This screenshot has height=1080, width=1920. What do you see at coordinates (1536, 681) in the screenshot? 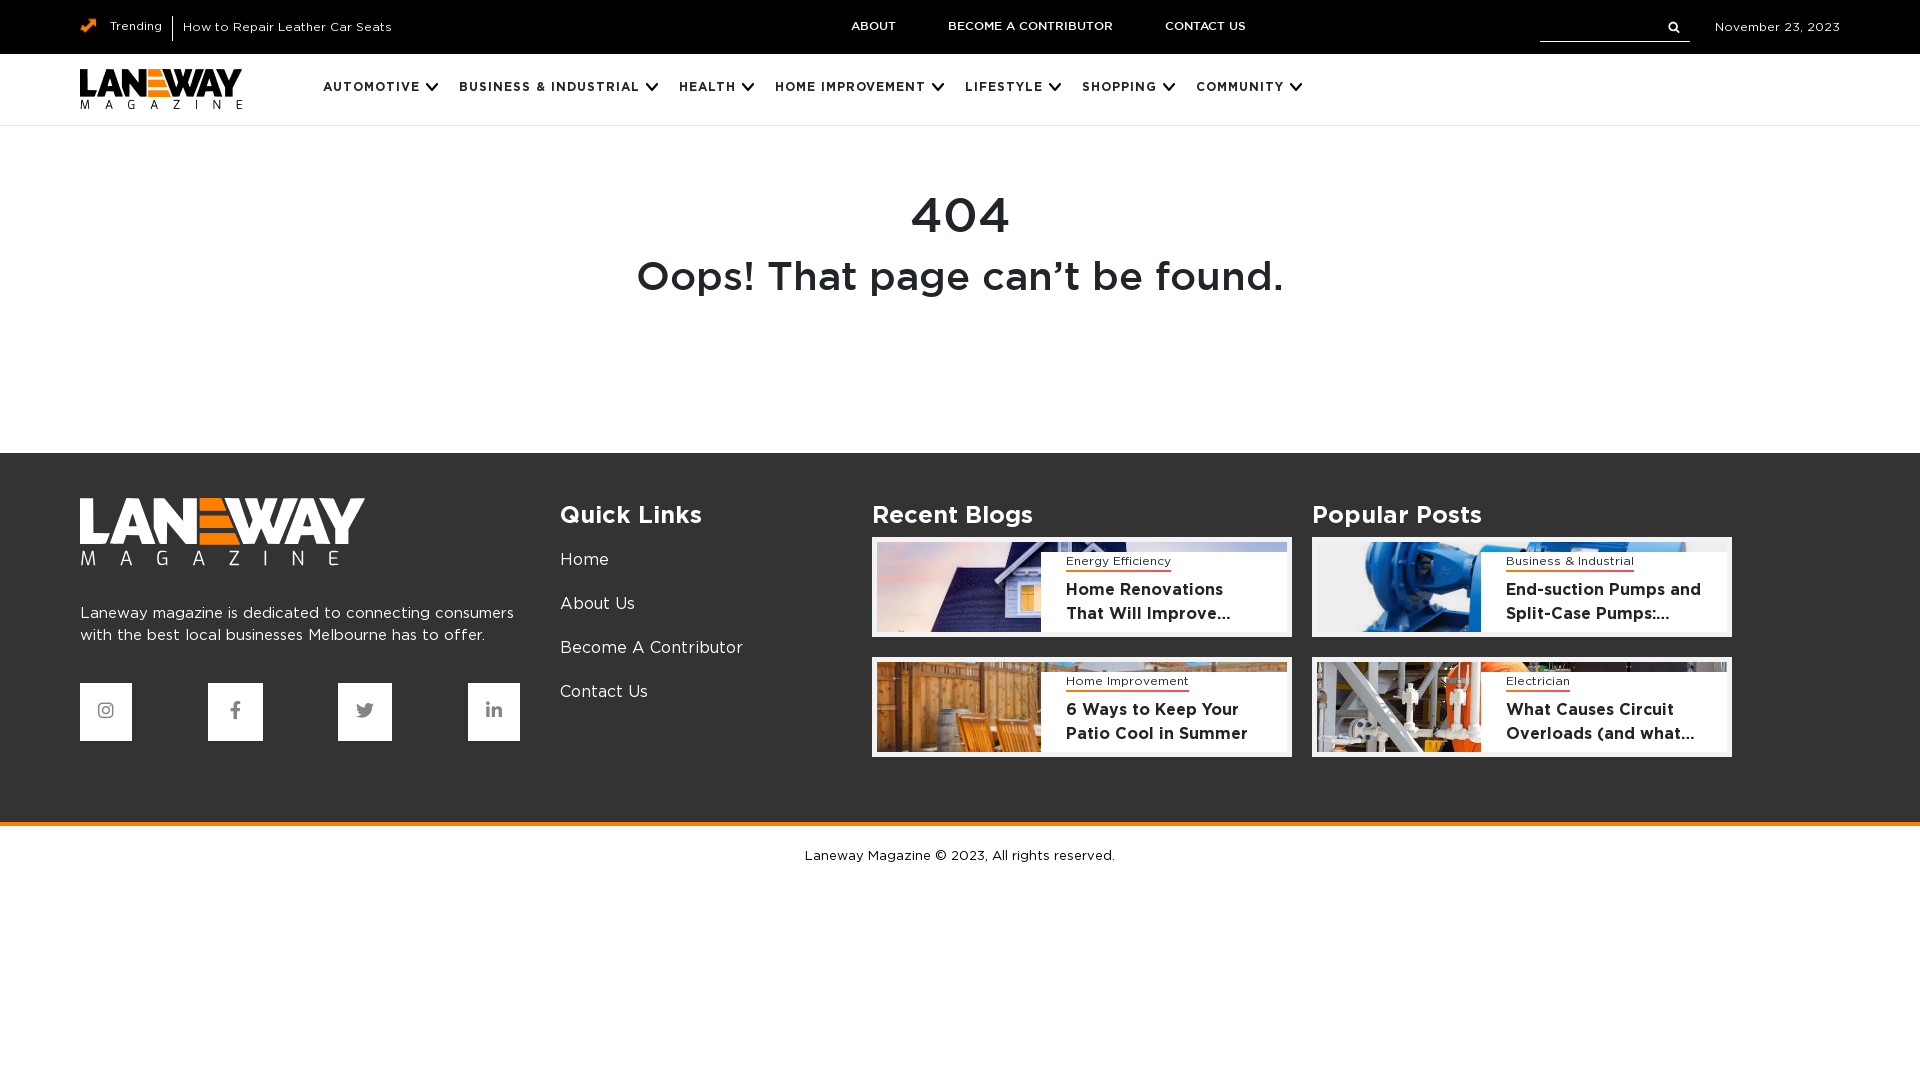
I see `'Electrician'` at bounding box center [1536, 681].